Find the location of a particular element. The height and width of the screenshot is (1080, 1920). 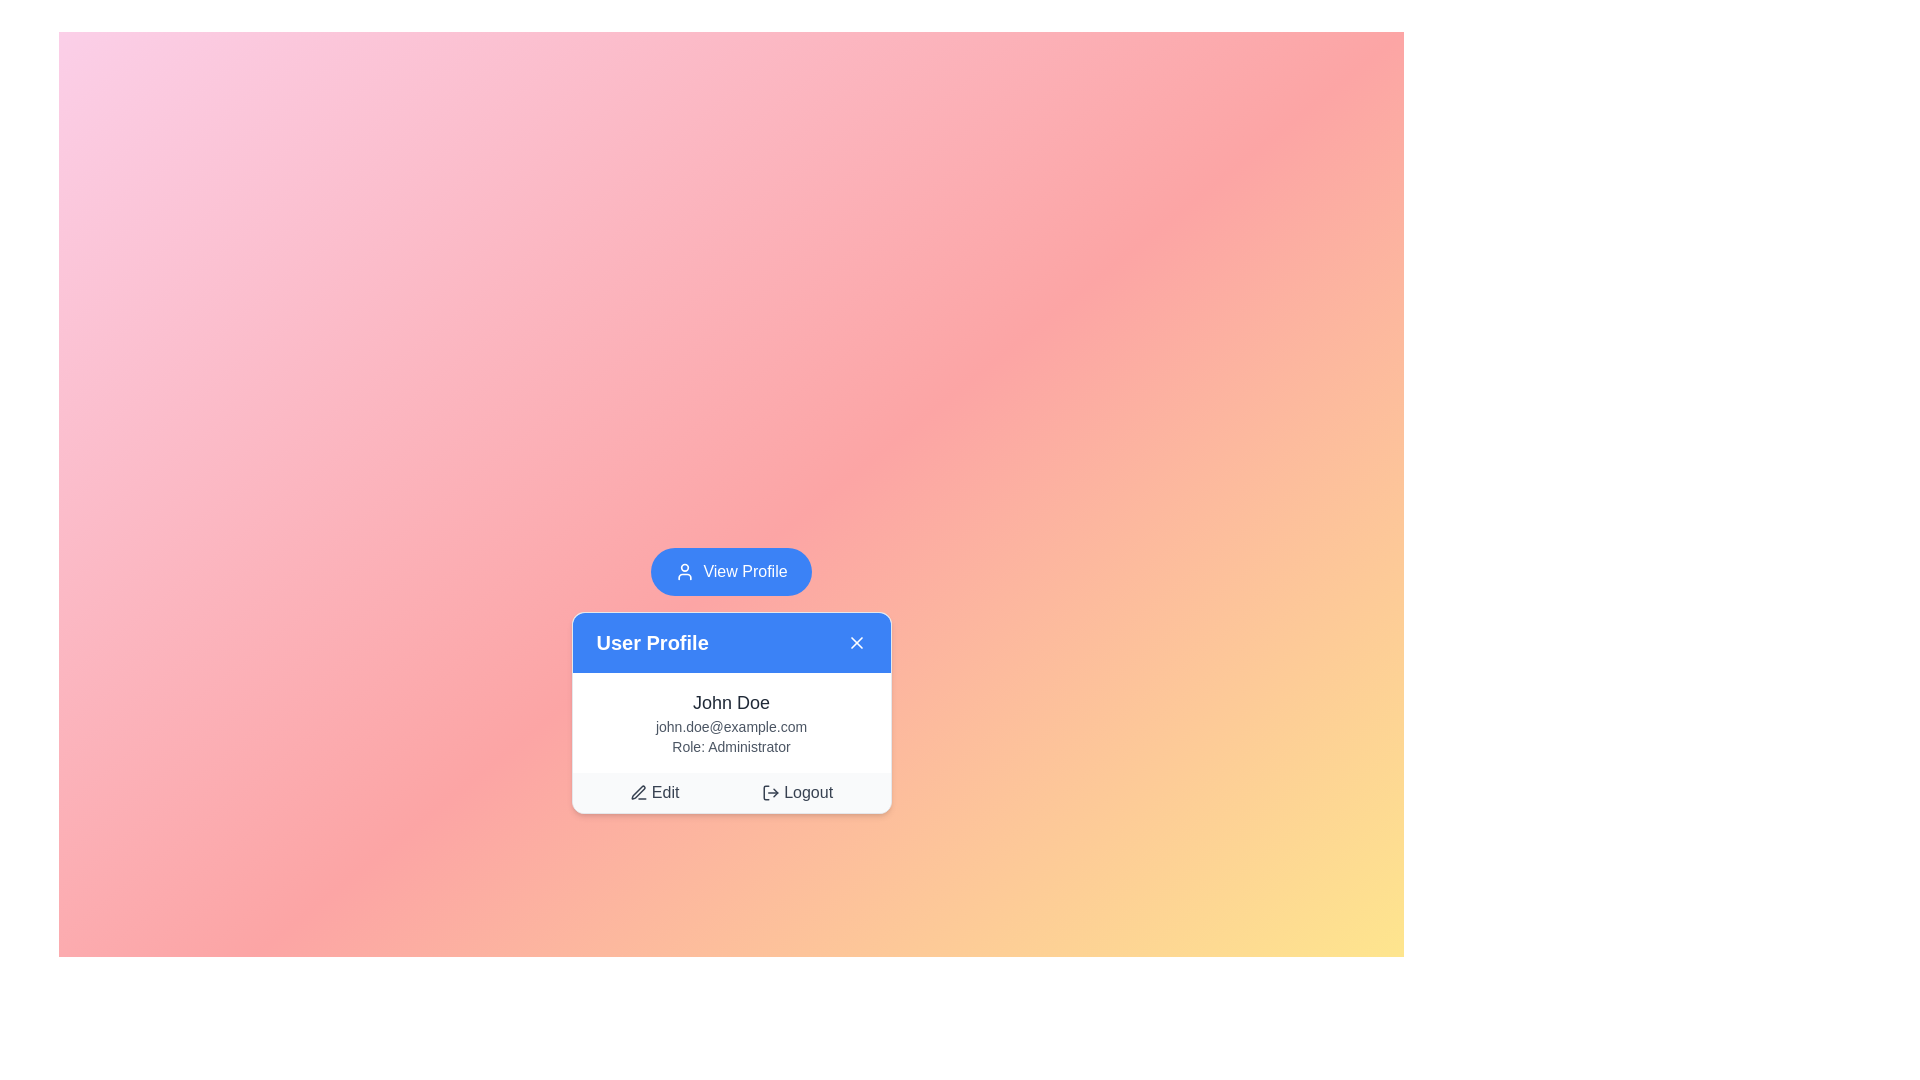

the text block displaying the user's profile information located in the 'User Profile' pop-up card, positioned below the blue header and above the 'Edit' and 'Logout' buttons is located at coordinates (730, 722).